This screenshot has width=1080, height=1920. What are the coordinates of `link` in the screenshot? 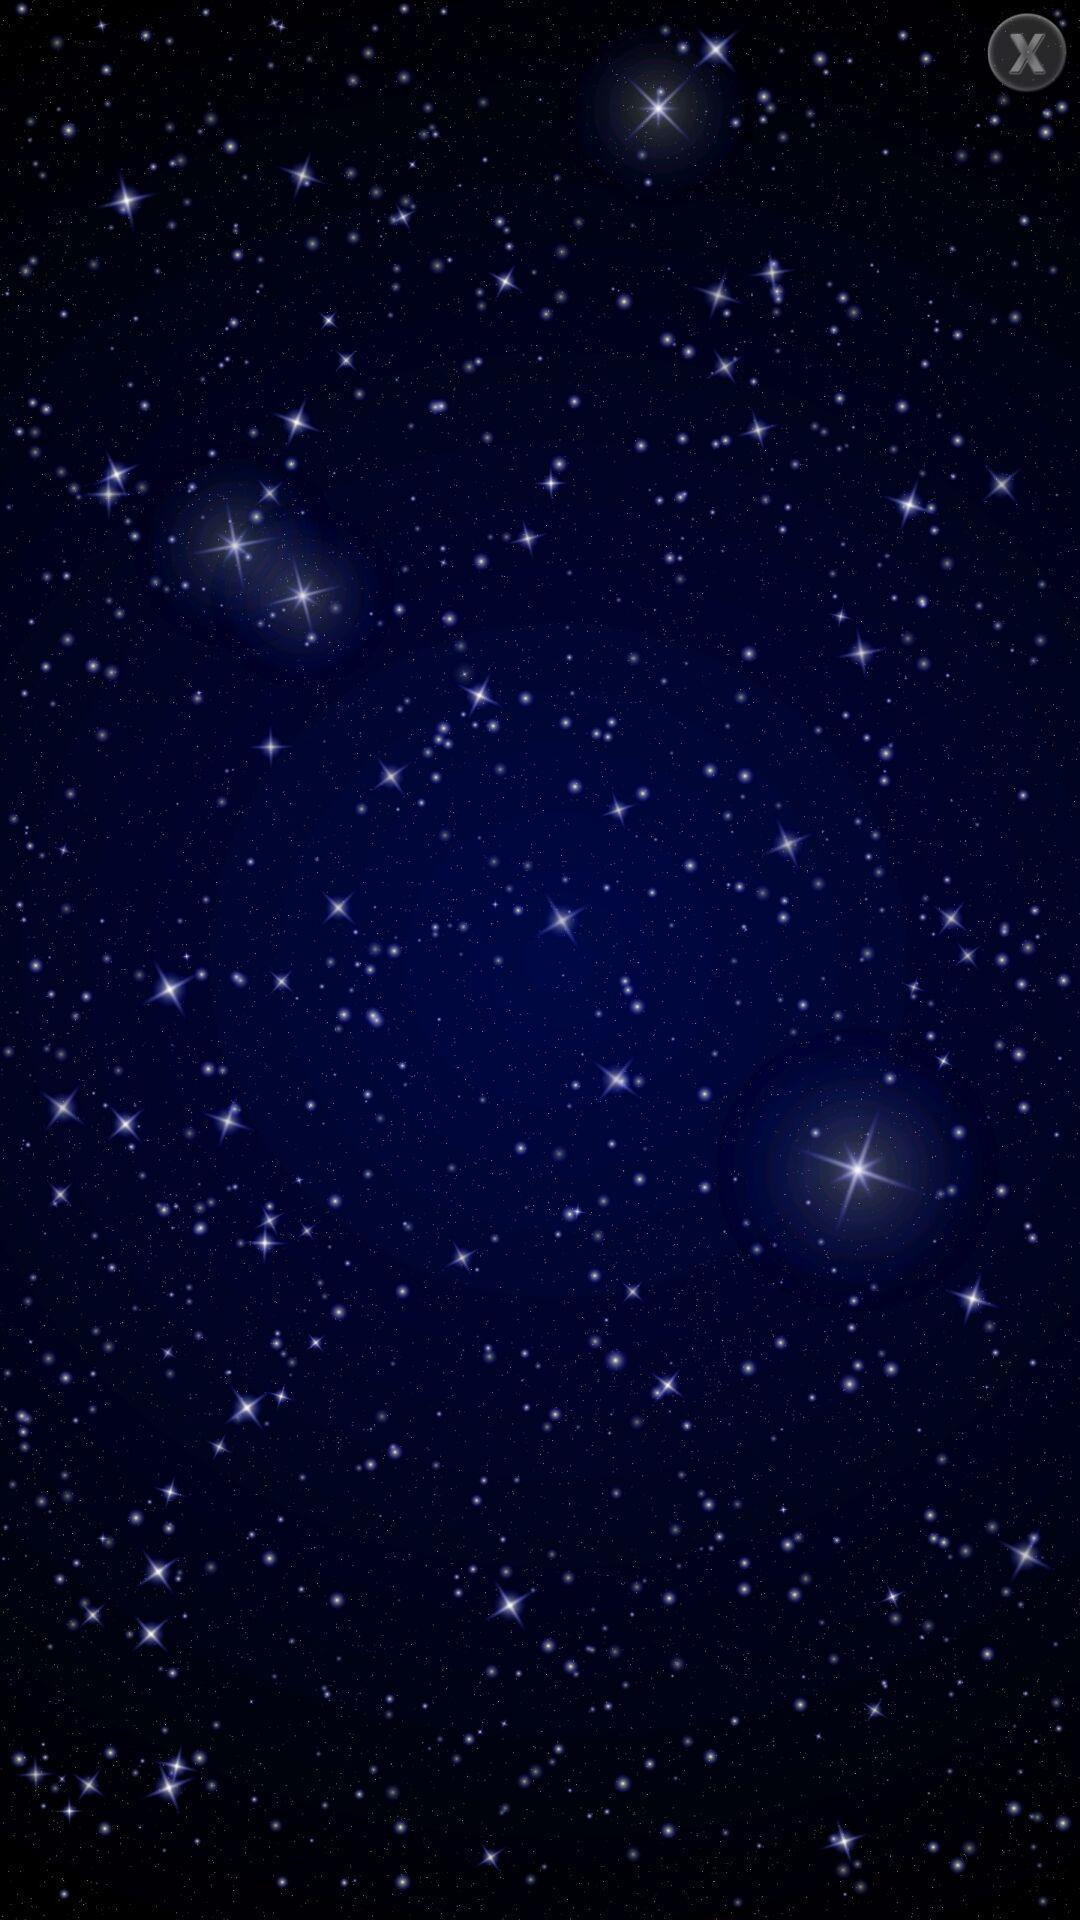 It's located at (1027, 52).